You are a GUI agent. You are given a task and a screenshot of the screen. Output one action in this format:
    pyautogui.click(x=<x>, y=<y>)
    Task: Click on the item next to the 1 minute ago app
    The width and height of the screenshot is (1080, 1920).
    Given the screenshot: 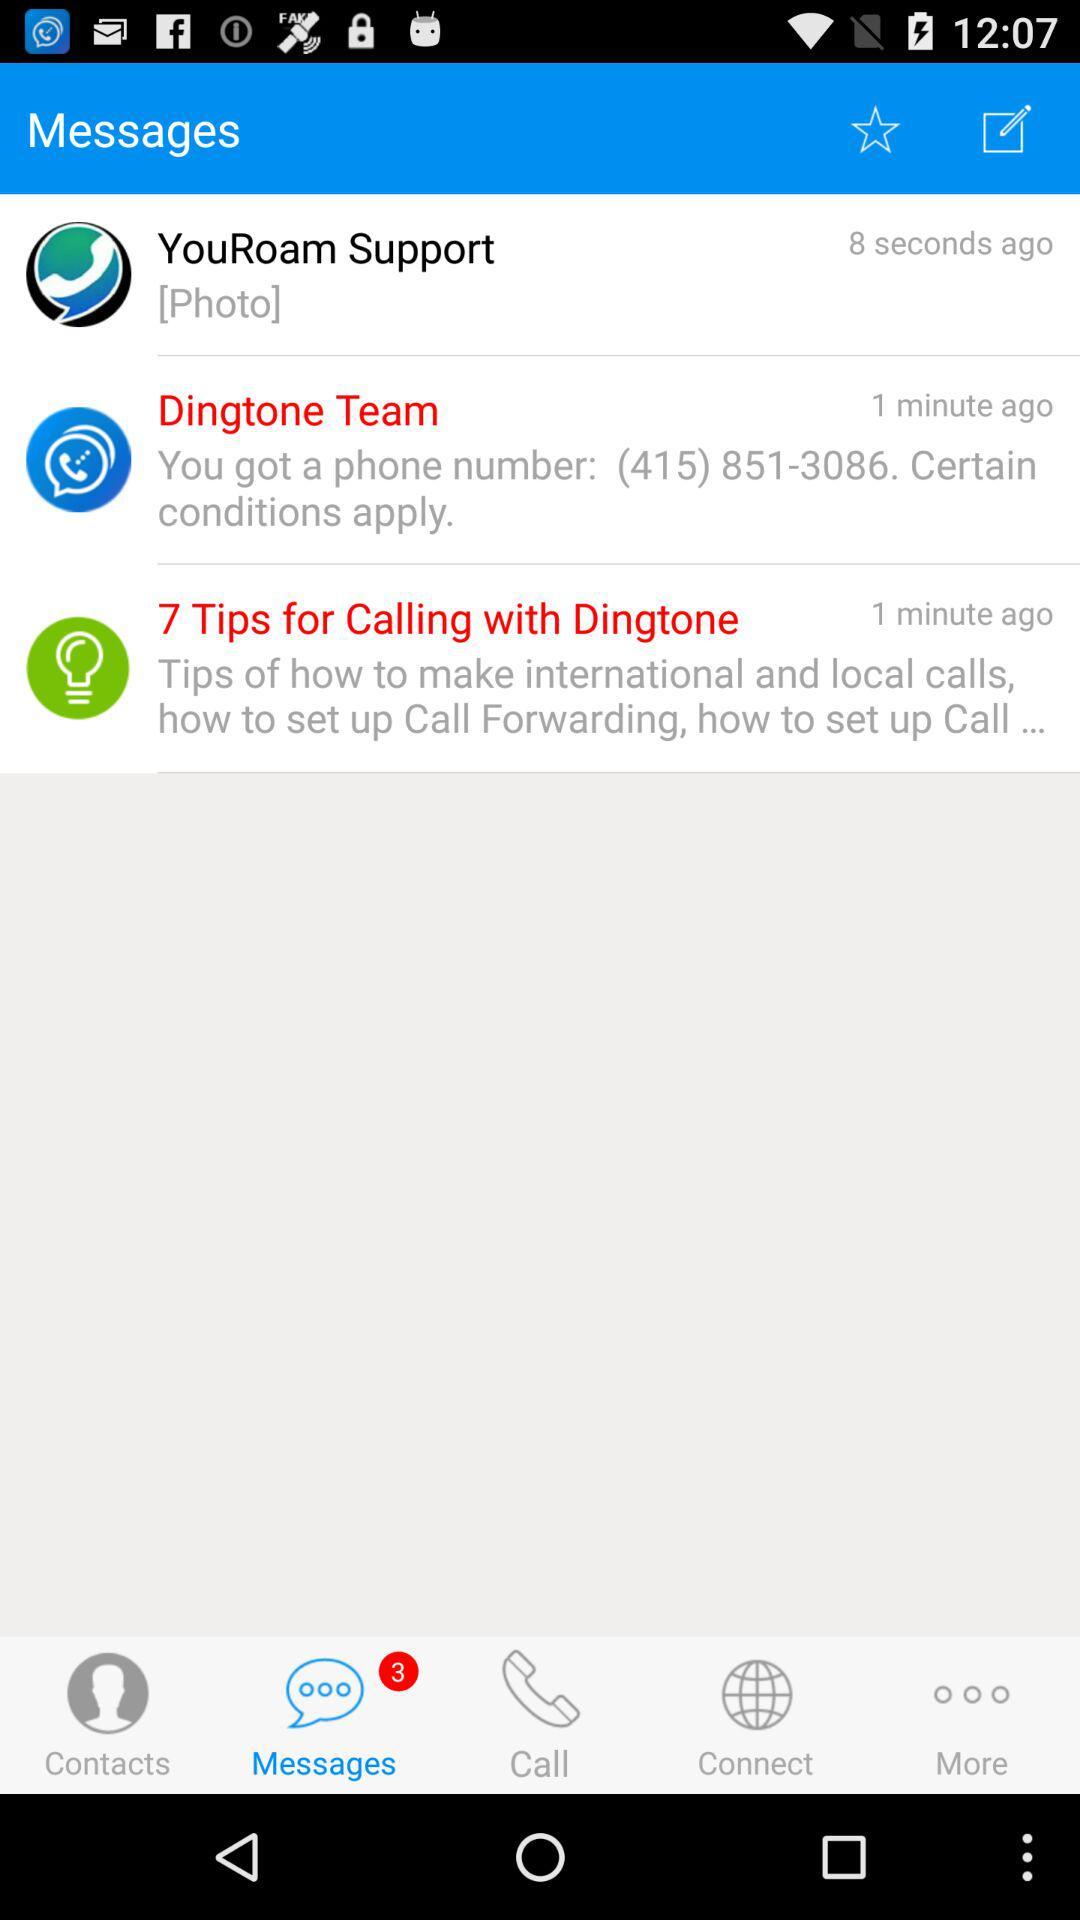 What is the action you would take?
    pyautogui.click(x=447, y=617)
    